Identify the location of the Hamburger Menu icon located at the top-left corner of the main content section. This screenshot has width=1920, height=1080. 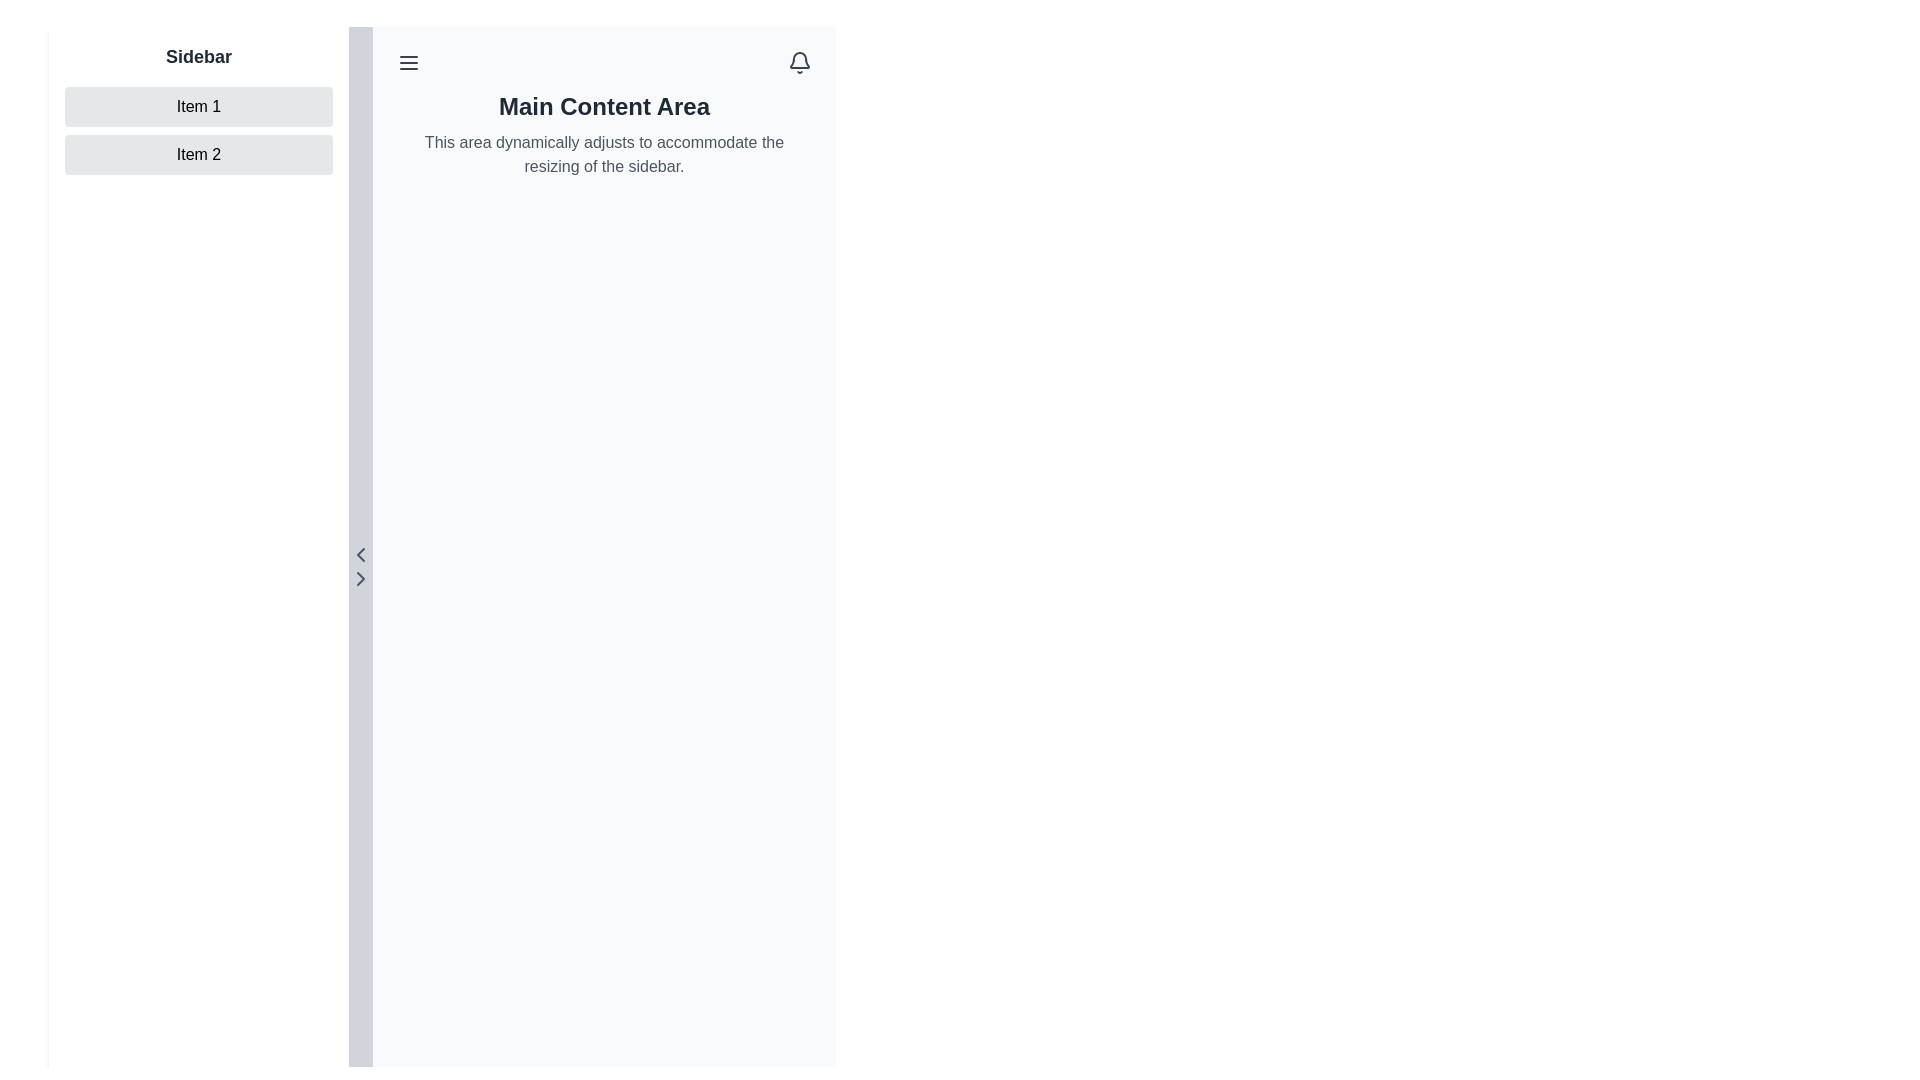
(407, 61).